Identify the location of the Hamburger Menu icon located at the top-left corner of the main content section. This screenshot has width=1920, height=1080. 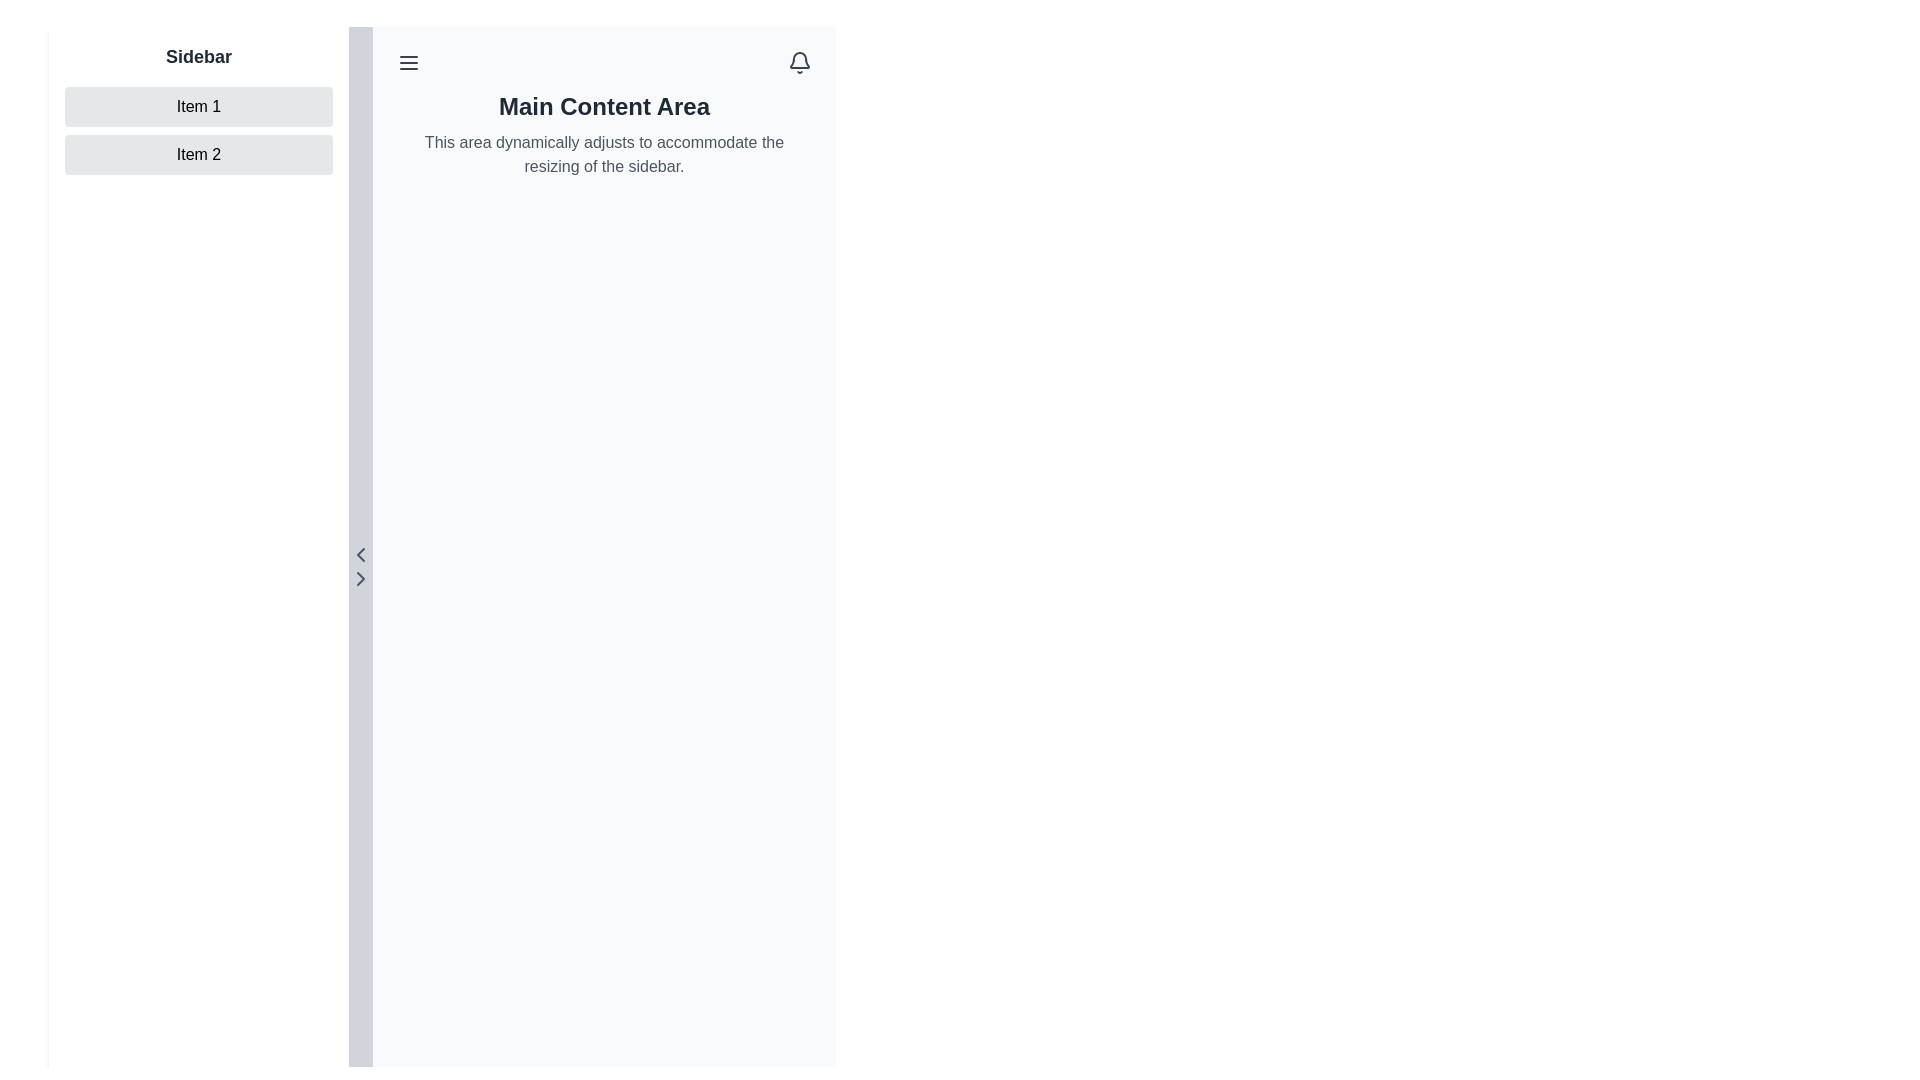
(407, 61).